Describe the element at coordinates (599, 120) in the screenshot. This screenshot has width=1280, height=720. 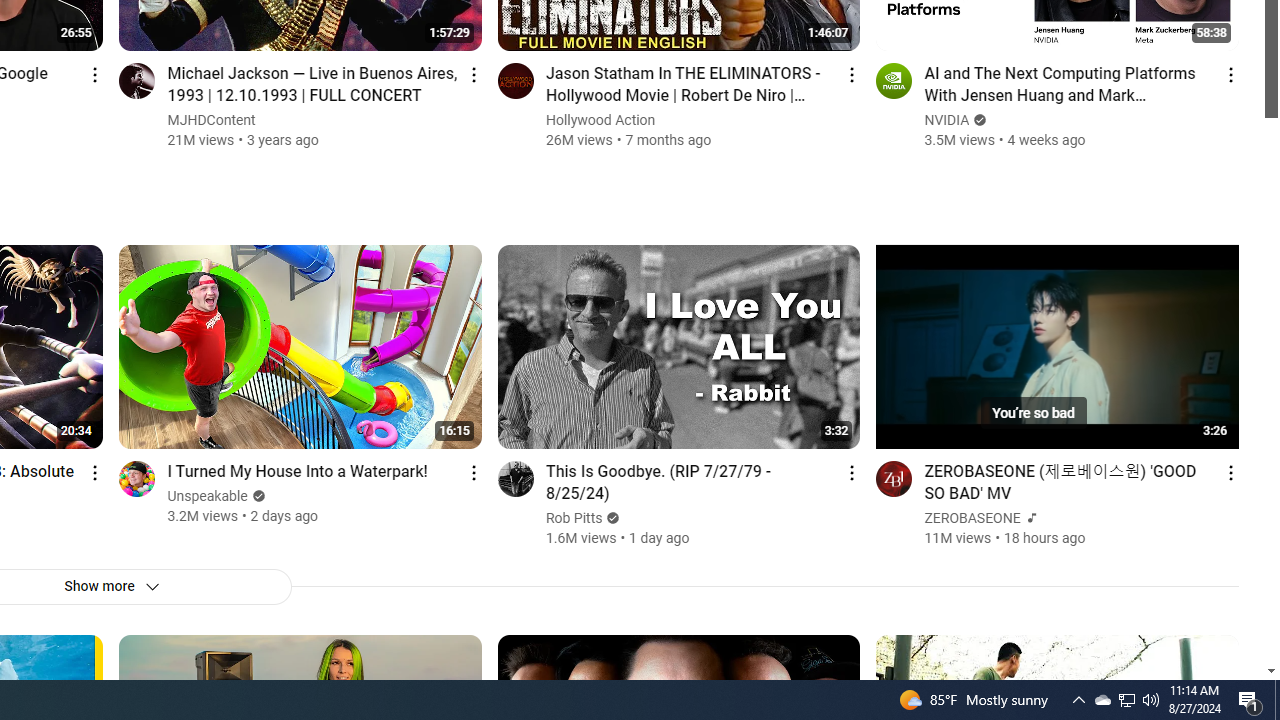
I see `'Hollywood Action'` at that location.